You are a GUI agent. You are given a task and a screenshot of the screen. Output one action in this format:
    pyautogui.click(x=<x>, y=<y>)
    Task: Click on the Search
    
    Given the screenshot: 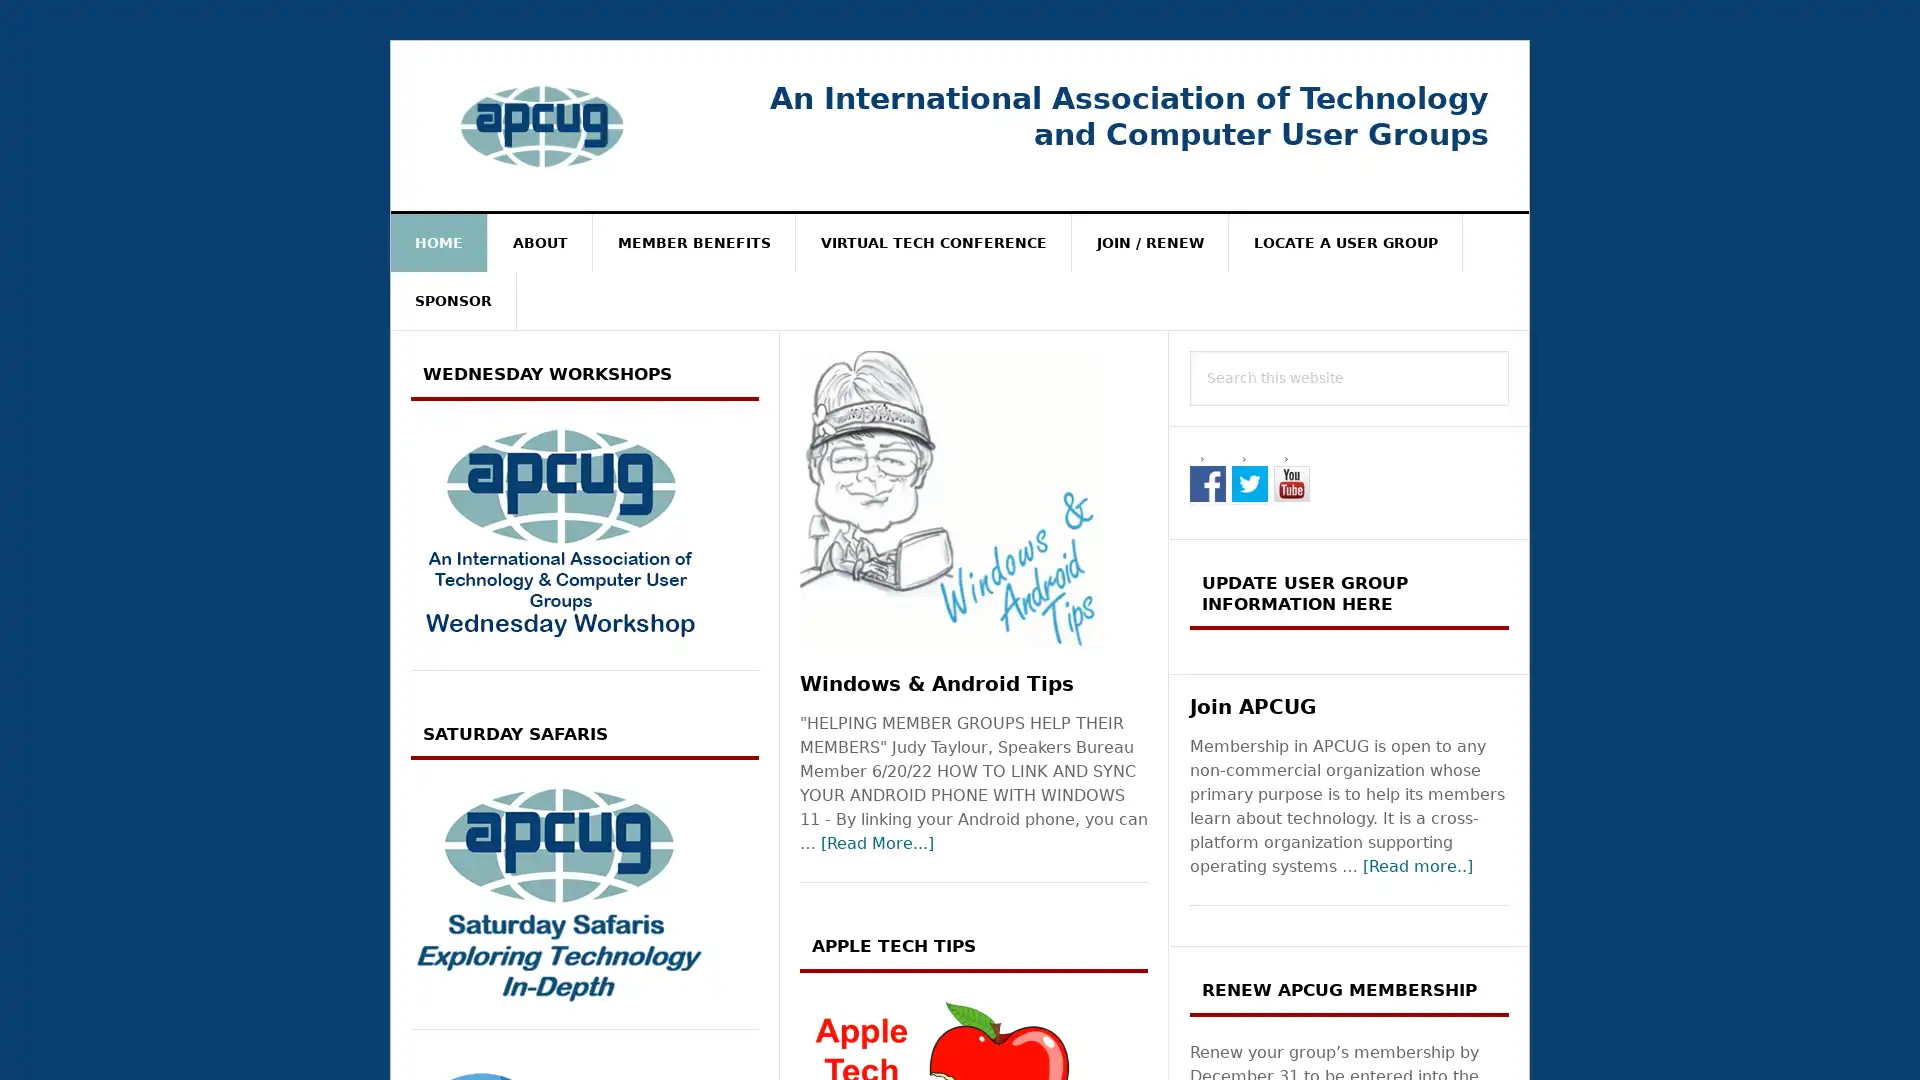 What is the action you would take?
    pyautogui.click(x=1509, y=349)
    